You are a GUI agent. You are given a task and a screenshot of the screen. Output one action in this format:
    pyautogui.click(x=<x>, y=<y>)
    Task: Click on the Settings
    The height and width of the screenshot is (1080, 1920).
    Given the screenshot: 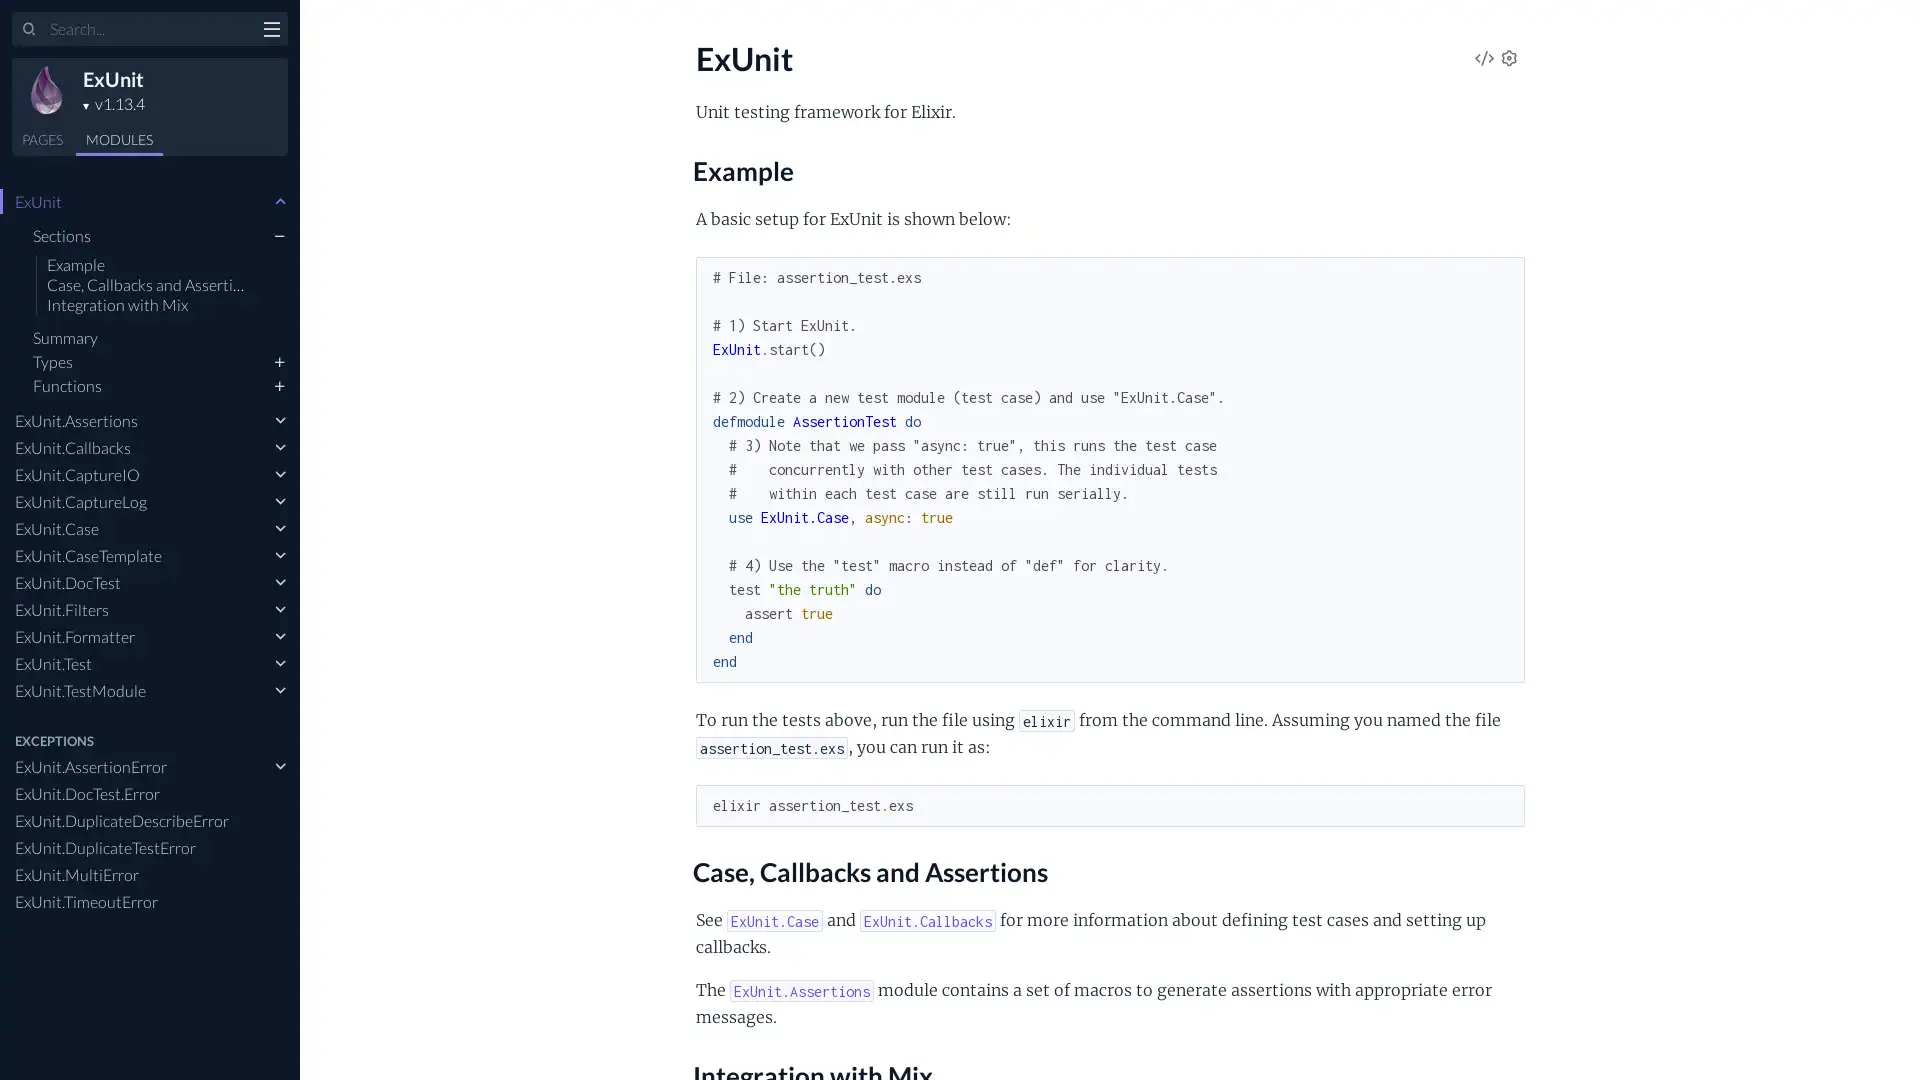 What is the action you would take?
    pyautogui.click(x=1508, y=59)
    